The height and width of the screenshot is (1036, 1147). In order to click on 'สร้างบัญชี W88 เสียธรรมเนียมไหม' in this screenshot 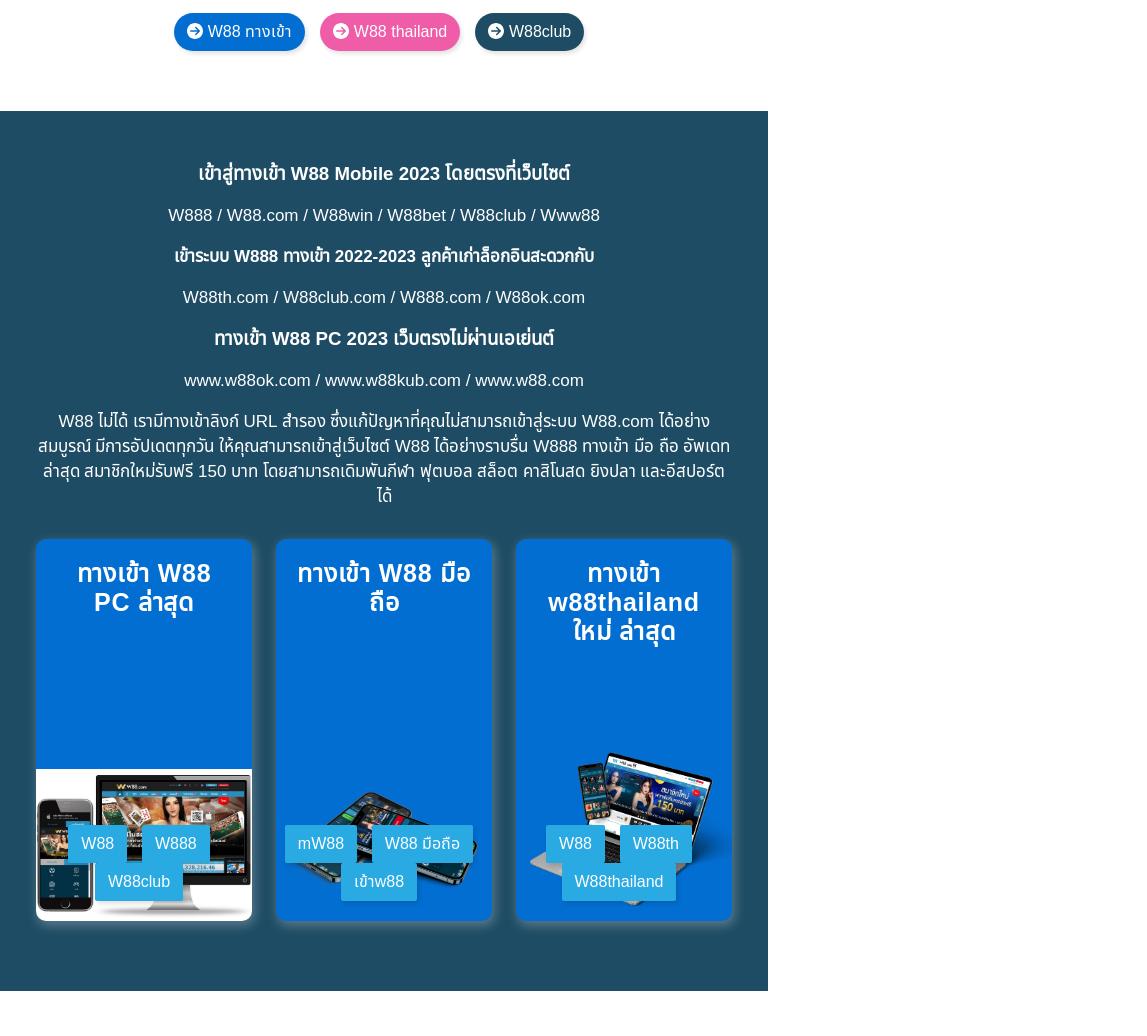, I will do `click(220, 803)`.